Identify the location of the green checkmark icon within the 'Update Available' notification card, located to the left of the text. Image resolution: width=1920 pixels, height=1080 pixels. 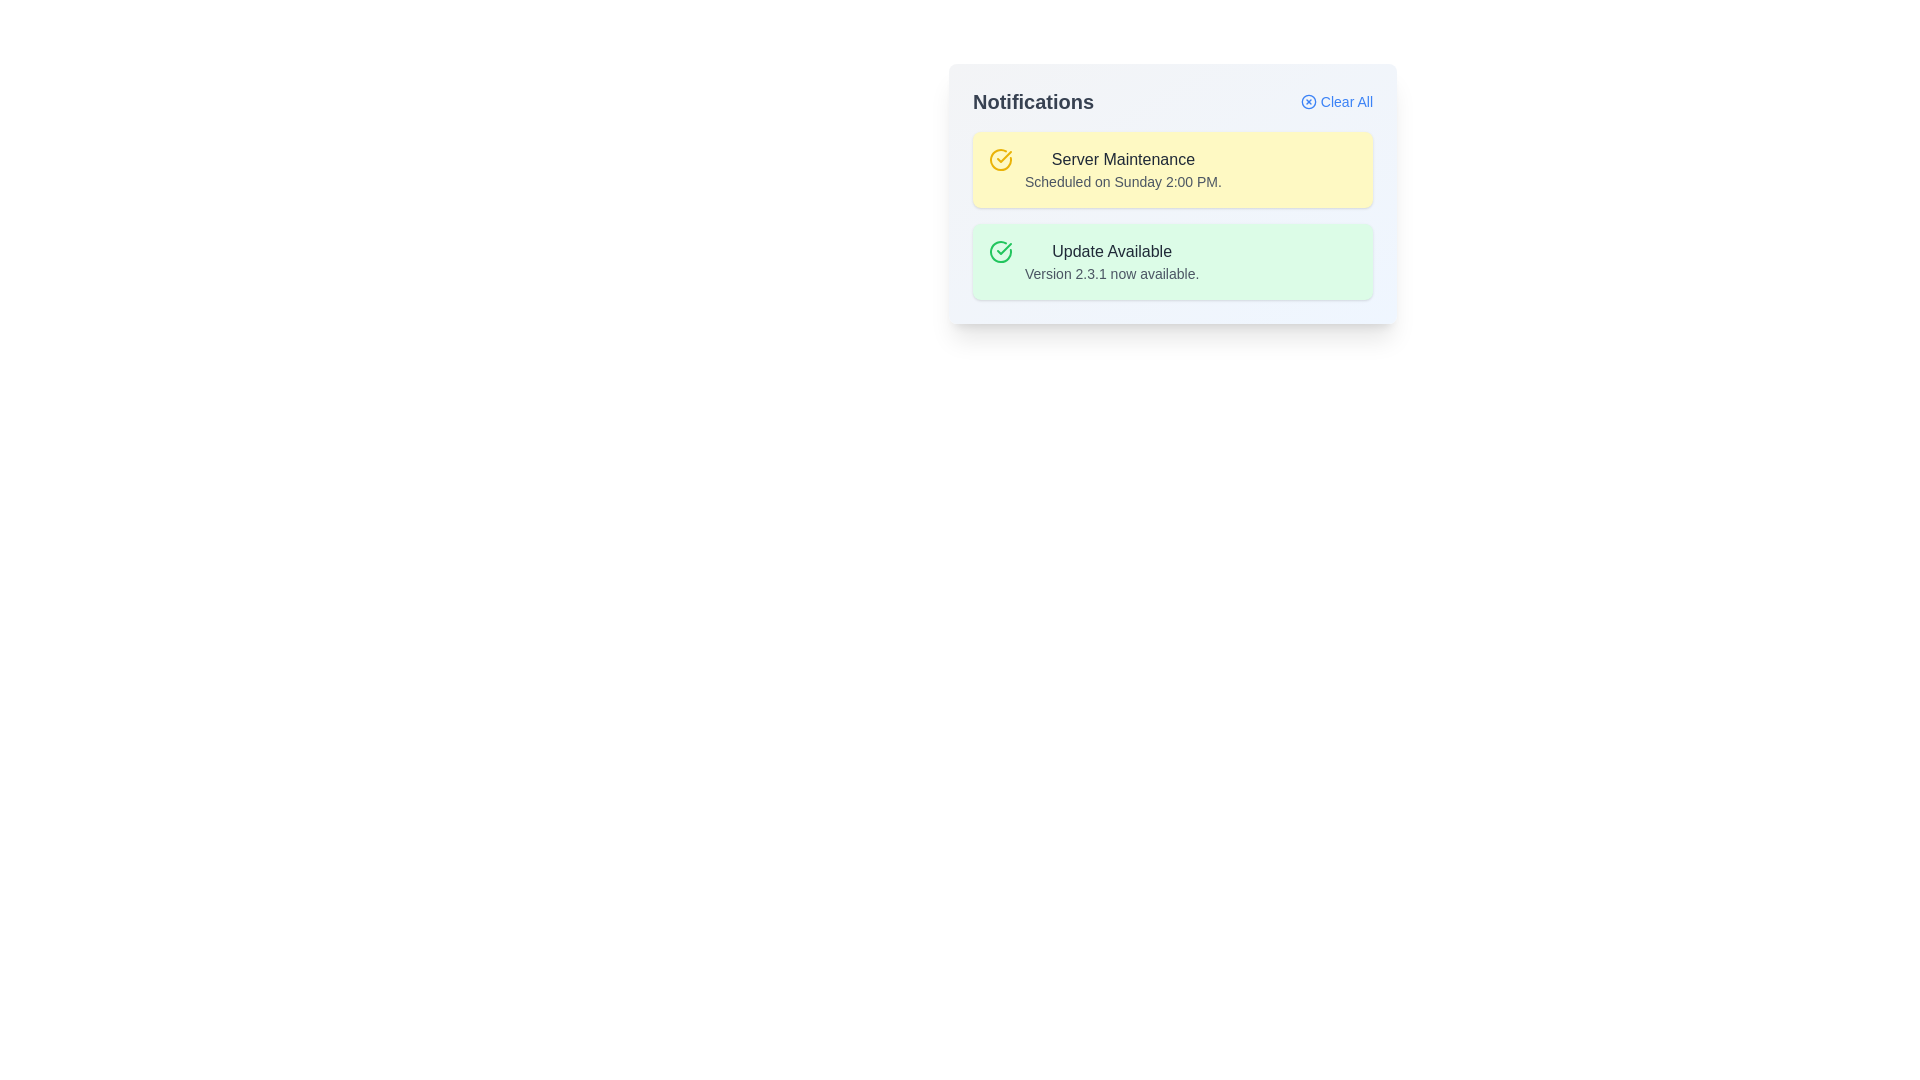
(1004, 248).